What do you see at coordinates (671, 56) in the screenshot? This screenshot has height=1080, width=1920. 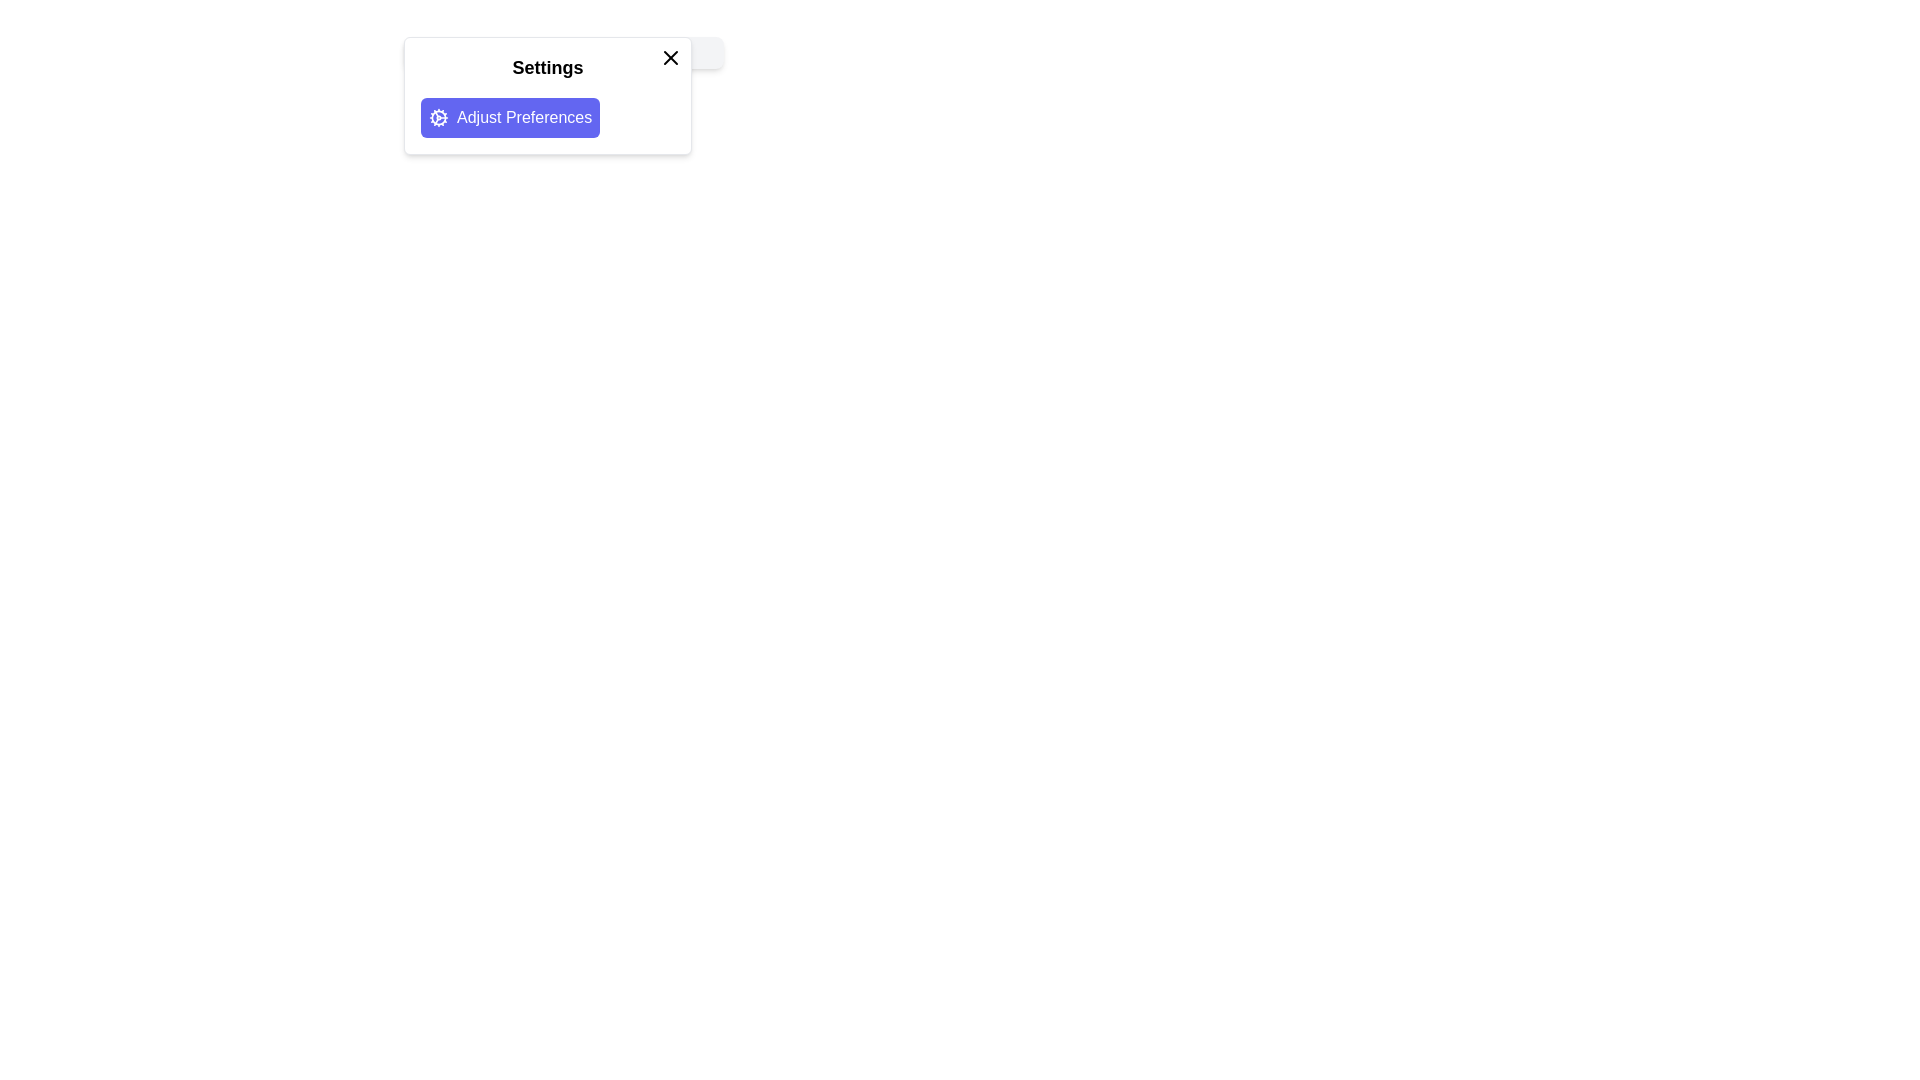 I see `the close button located at the top-right corner of the 'Settings' pop-up panel` at bounding box center [671, 56].